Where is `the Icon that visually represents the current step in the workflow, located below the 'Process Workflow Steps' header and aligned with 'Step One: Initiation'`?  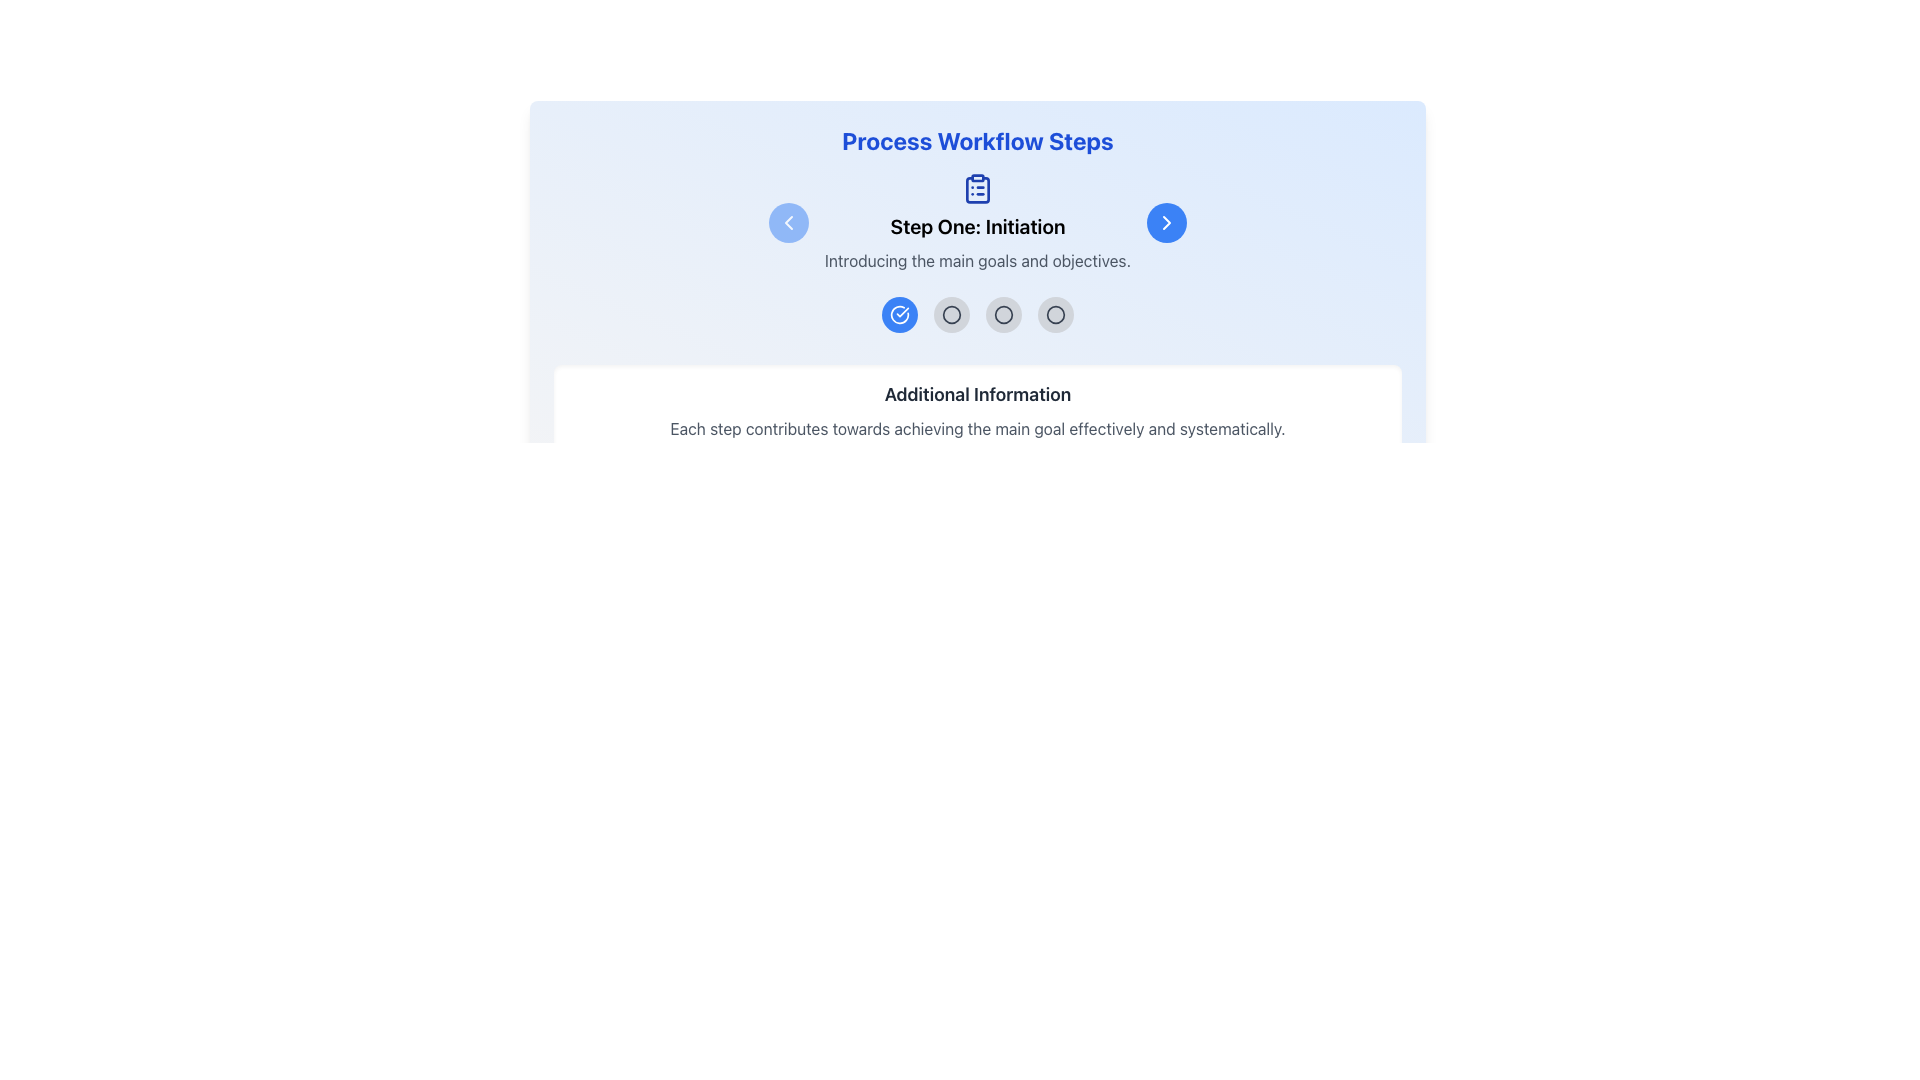 the Icon that visually represents the current step in the workflow, located below the 'Process Workflow Steps' header and aligned with 'Step One: Initiation' is located at coordinates (978, 223).